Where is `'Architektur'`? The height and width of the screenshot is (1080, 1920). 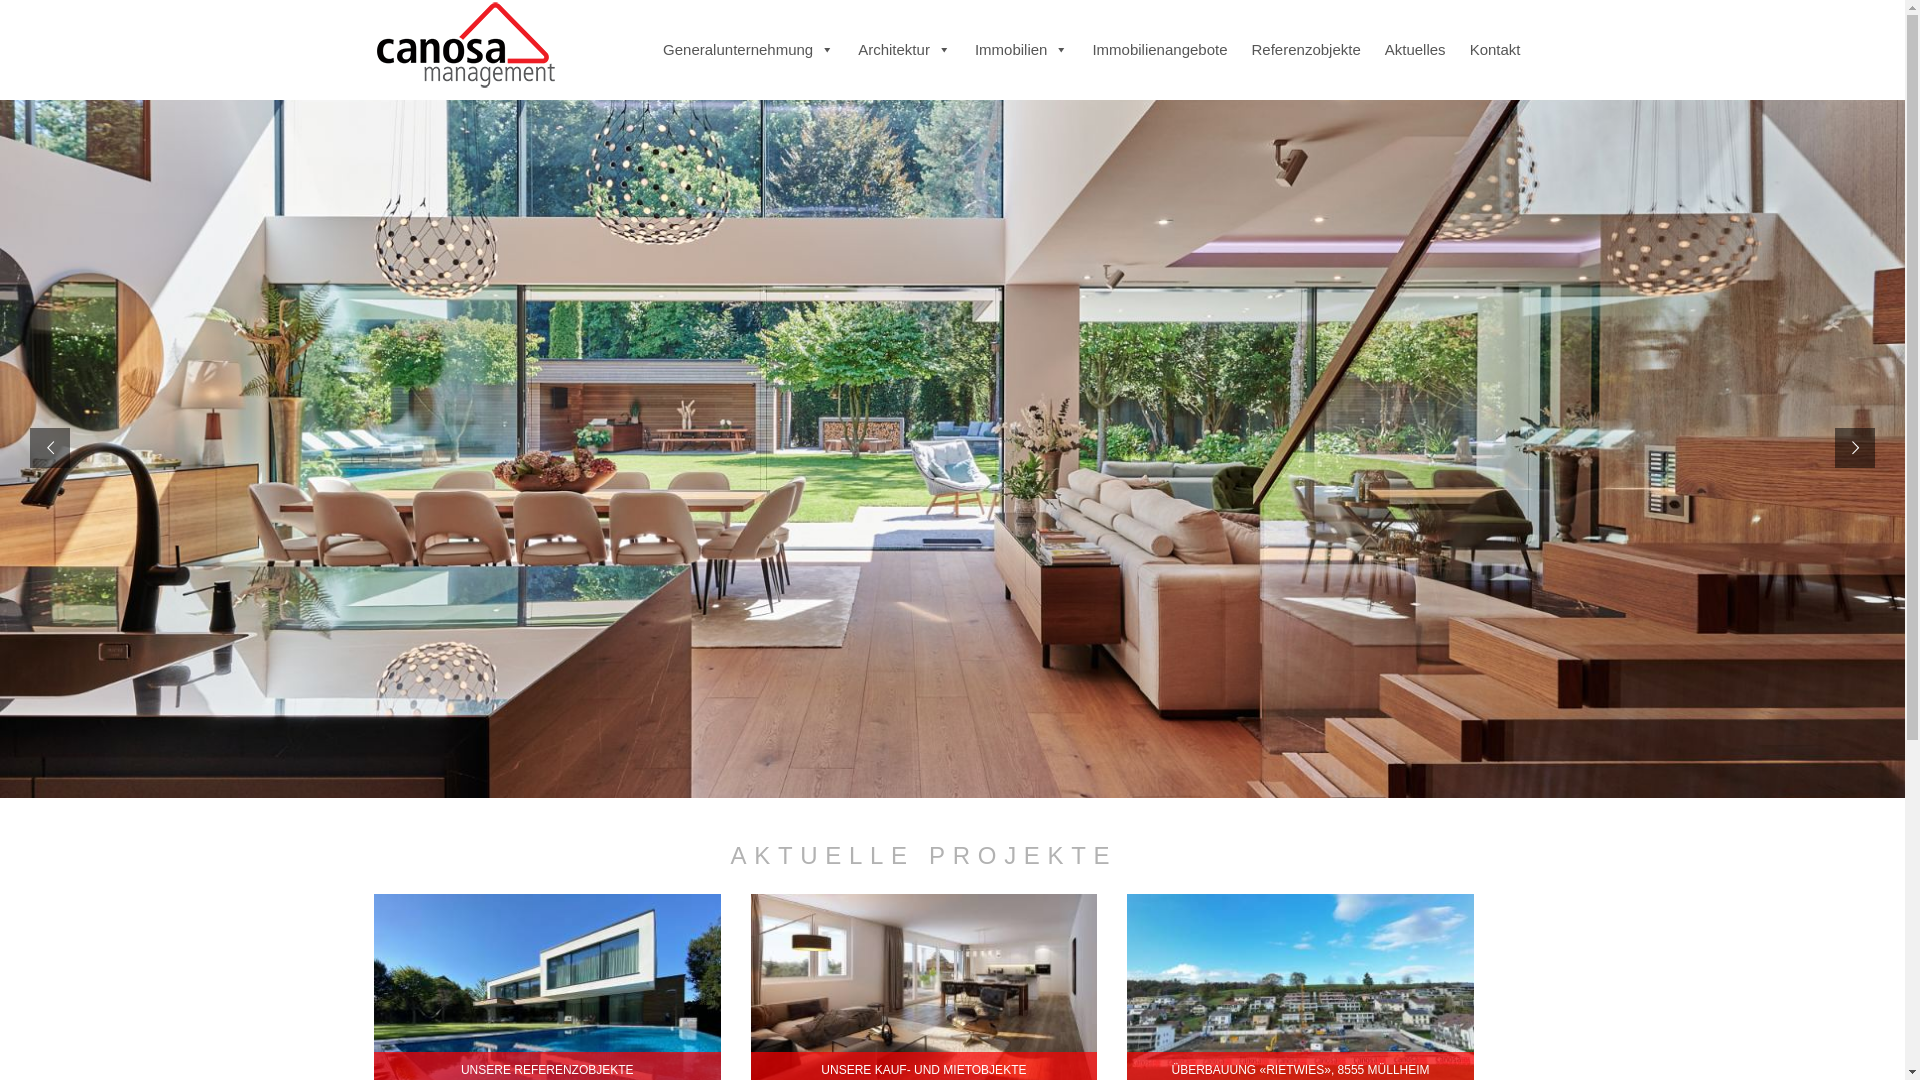 'Architektur' is located at coordinates (845, 49).